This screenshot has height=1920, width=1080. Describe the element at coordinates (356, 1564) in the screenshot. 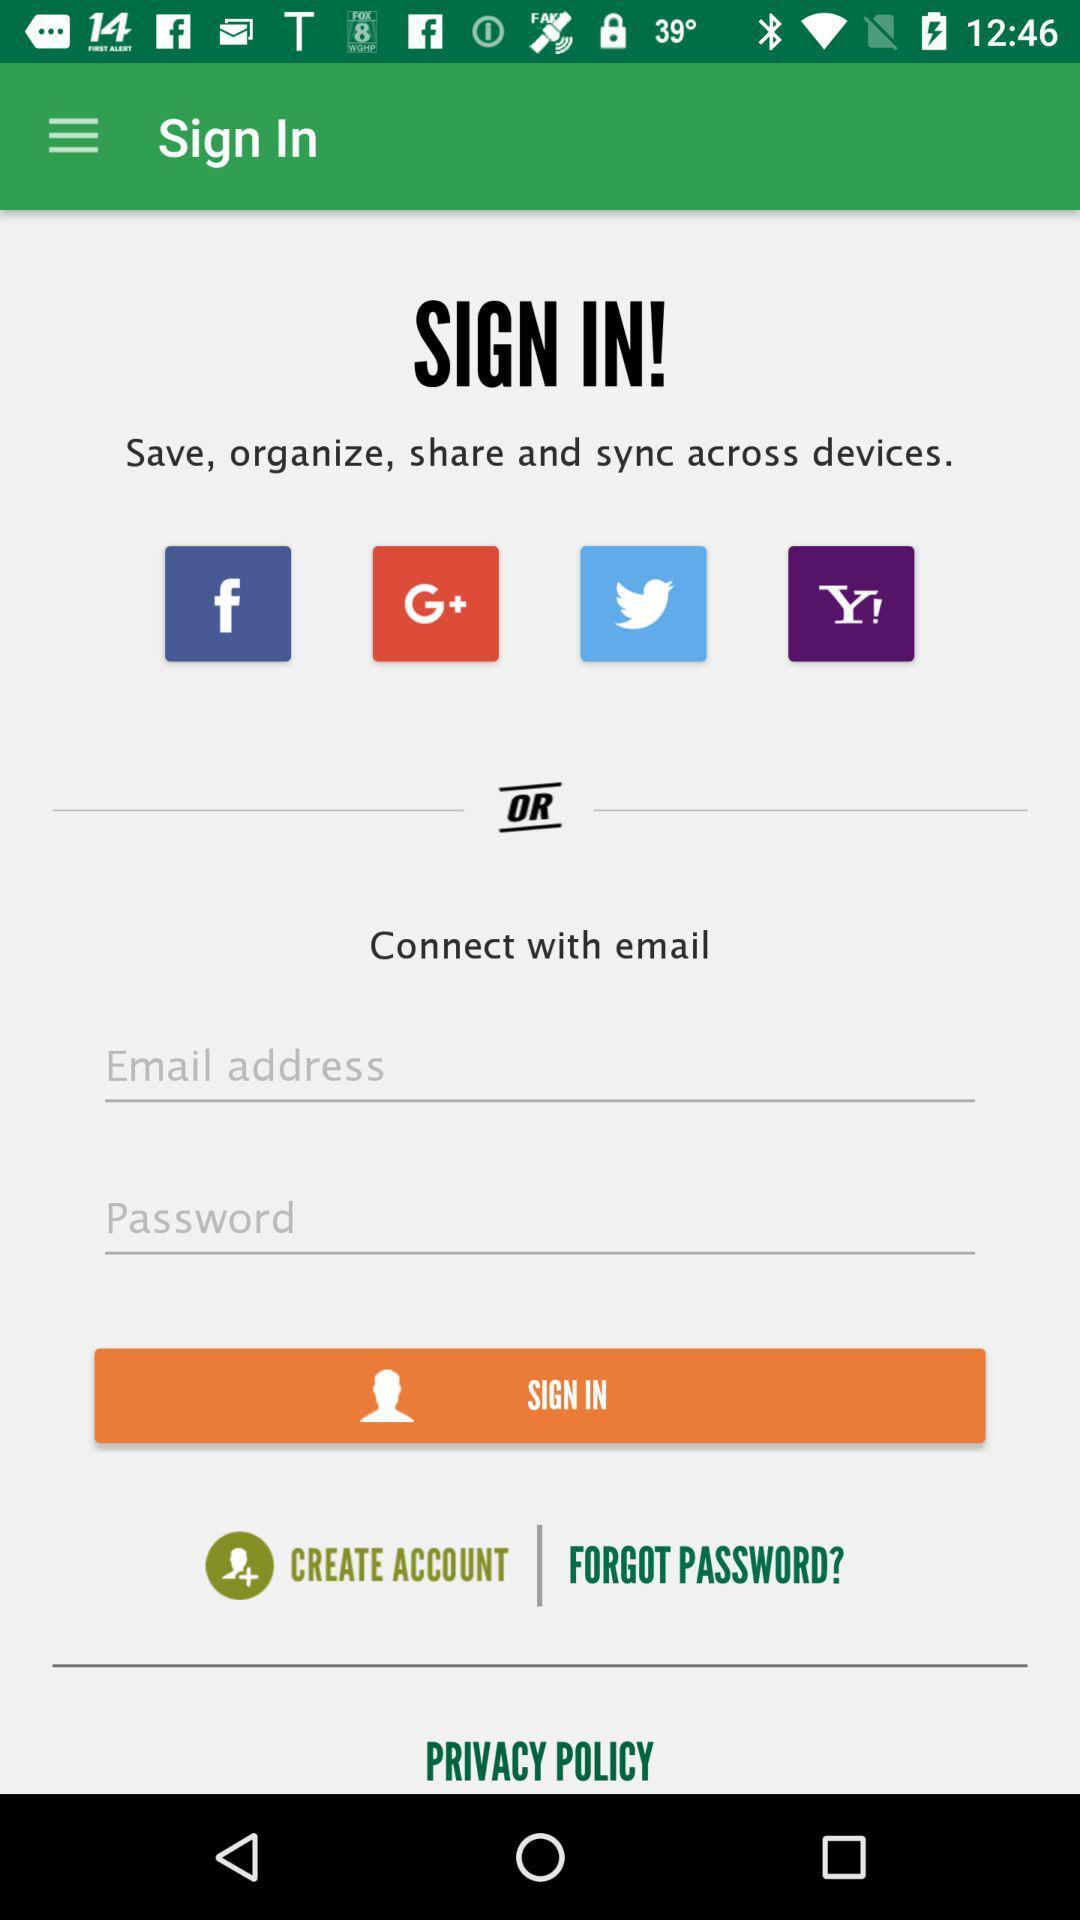

I see `icon below the sign in item` at that location.